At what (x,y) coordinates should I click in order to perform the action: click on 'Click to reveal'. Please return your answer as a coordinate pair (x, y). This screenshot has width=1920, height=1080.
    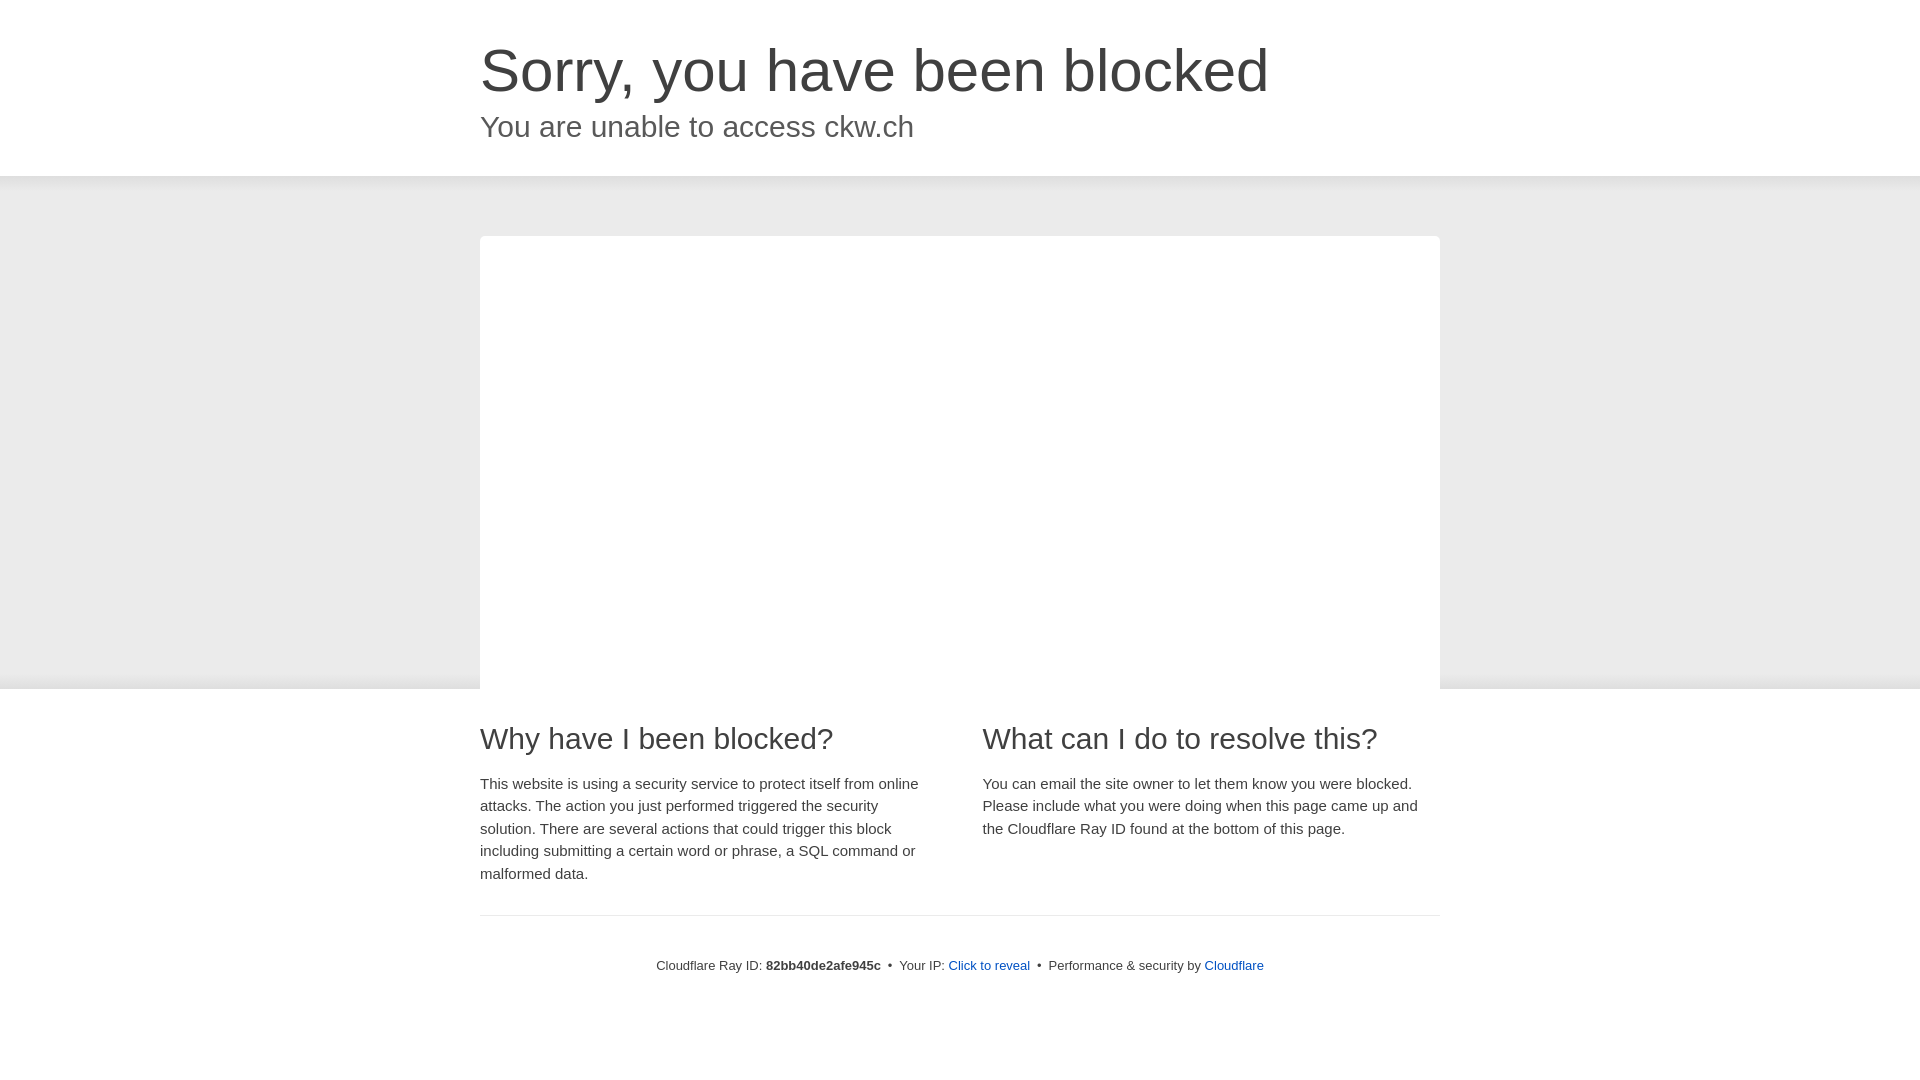
    Looking at the image, I should click on (989, 964).